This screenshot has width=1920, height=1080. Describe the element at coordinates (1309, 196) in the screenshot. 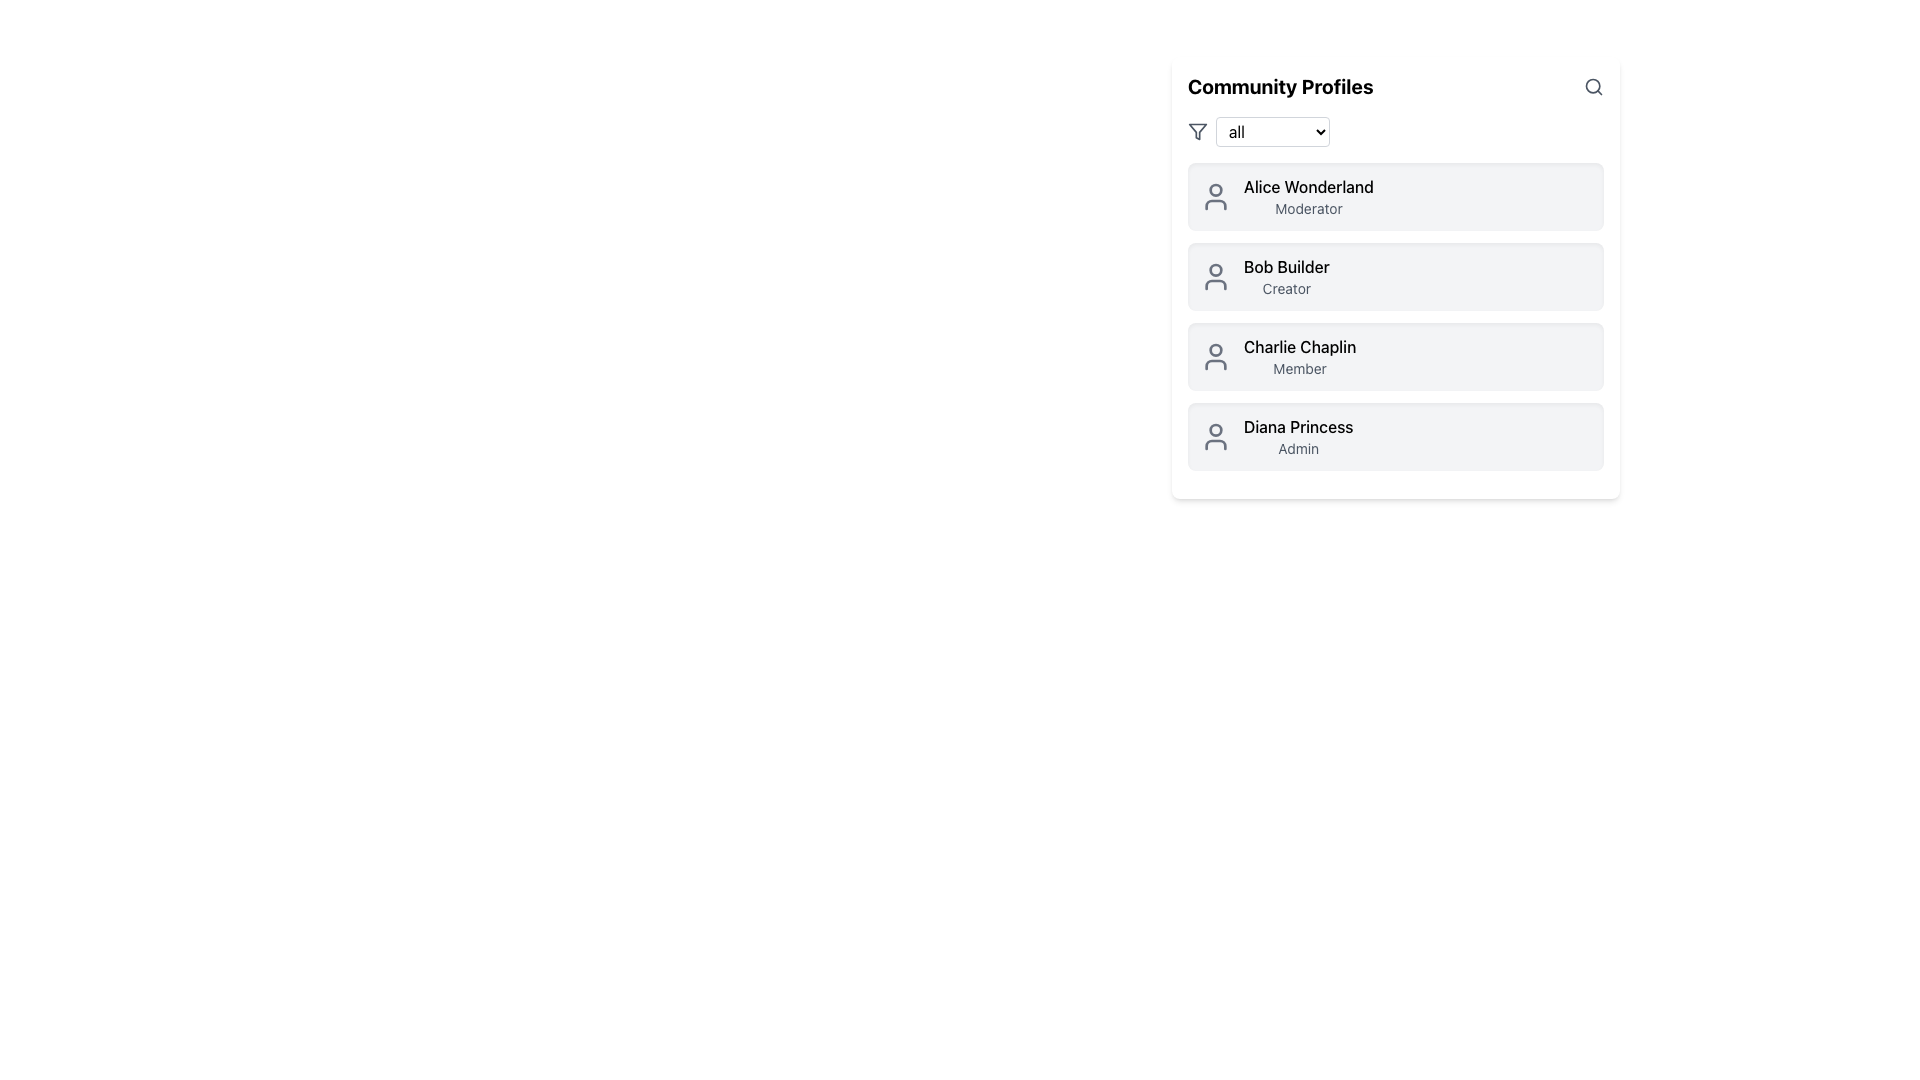

I see `the text display element that shows 'Alice Wonderland' and 'Moderator', located under 'Community Profiles'` at that location.